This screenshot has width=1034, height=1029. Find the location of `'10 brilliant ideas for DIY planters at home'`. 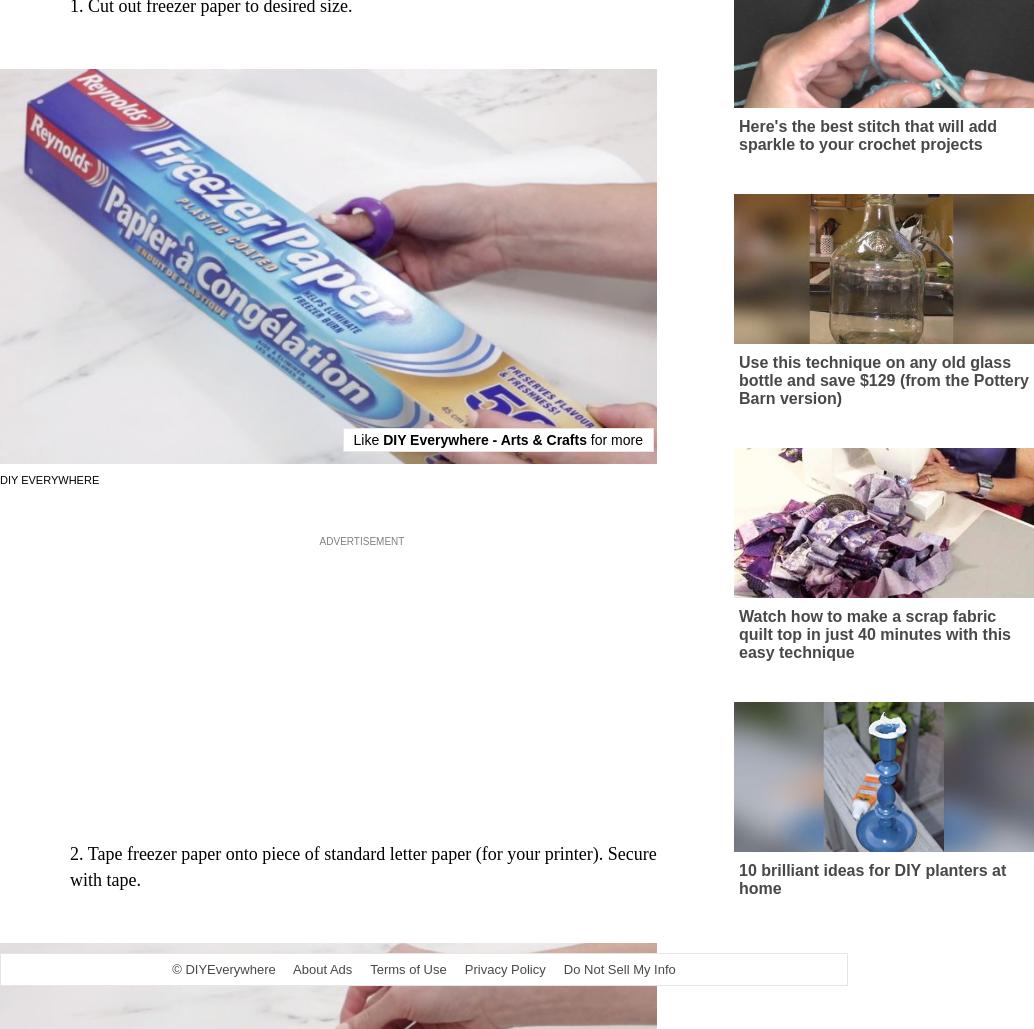

'10 brilliant ideas for DIY planters at home' is located at coordinates (871, 898).